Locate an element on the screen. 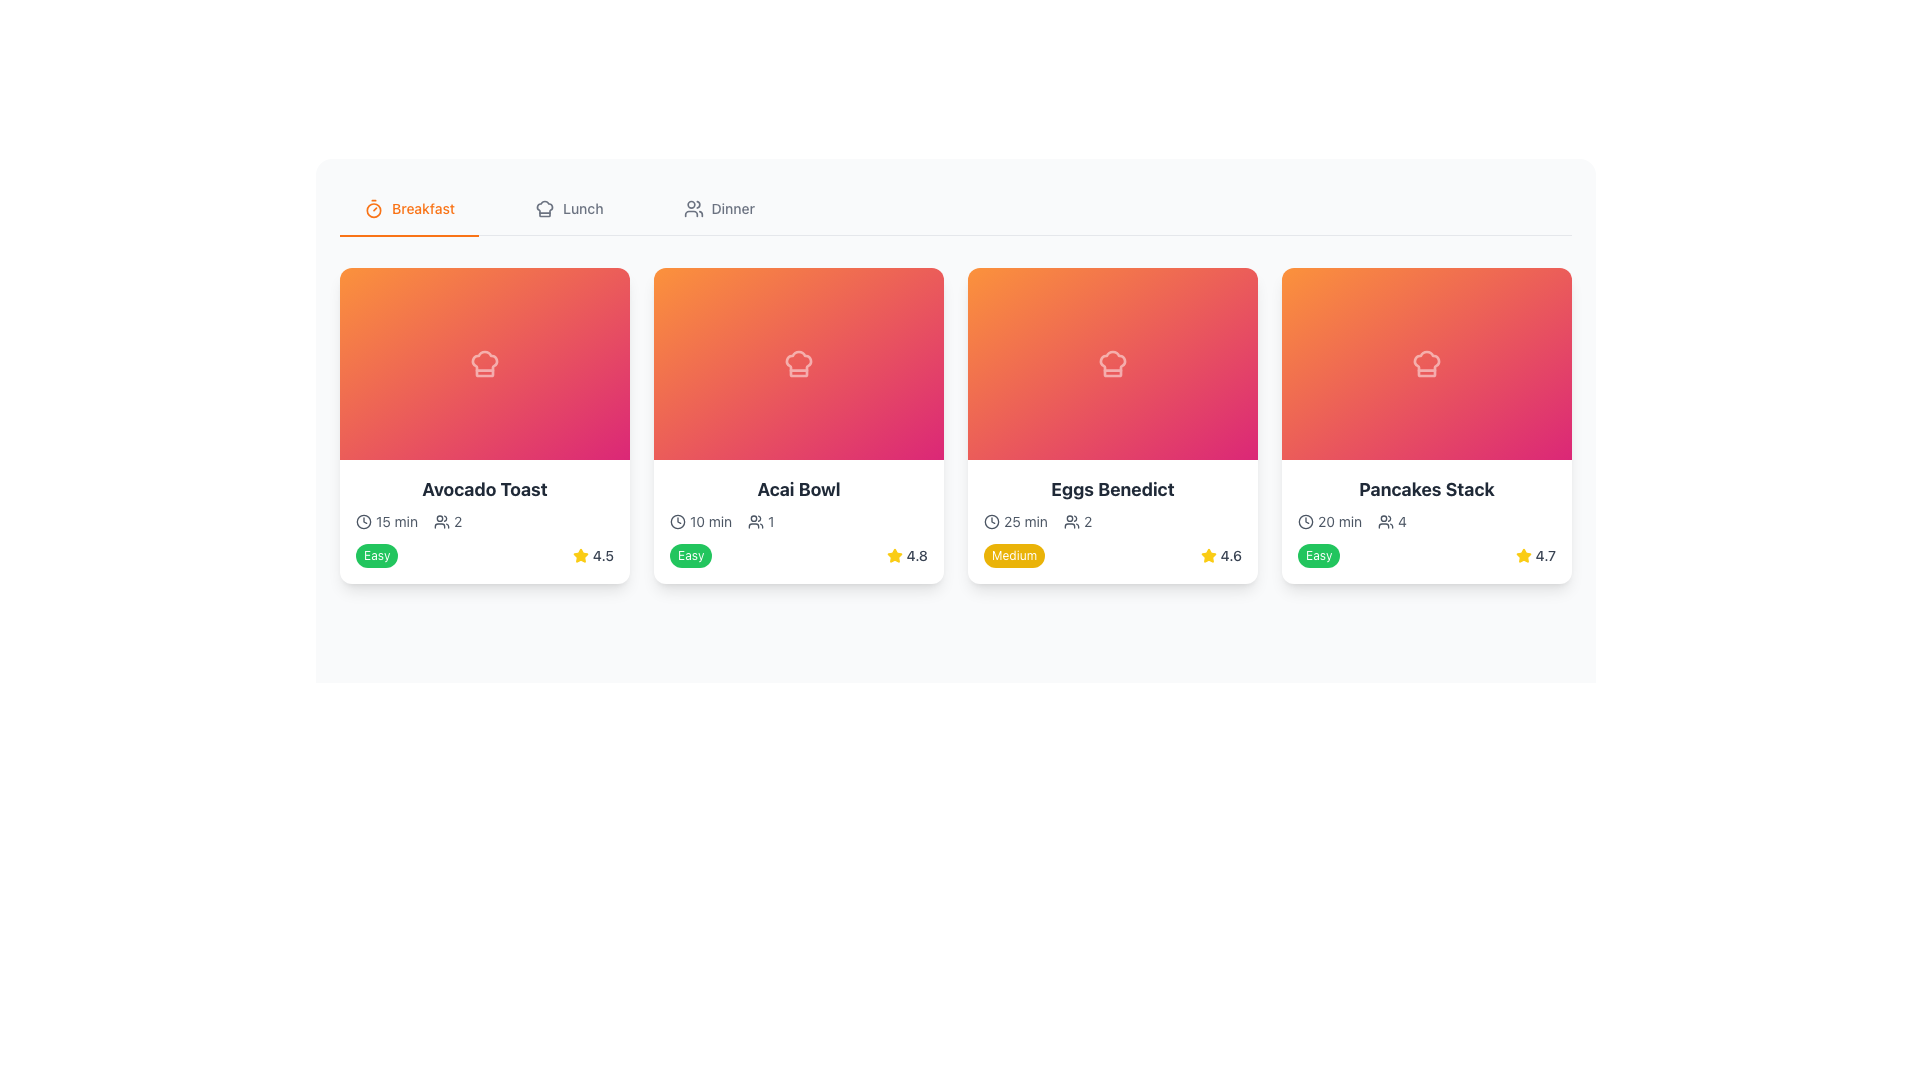  numeric value displayed in the text label '4.6' located in the third card of the grid, adjacent to the yellow star icon in the rating visualization is located at coordinates (1230, 555).